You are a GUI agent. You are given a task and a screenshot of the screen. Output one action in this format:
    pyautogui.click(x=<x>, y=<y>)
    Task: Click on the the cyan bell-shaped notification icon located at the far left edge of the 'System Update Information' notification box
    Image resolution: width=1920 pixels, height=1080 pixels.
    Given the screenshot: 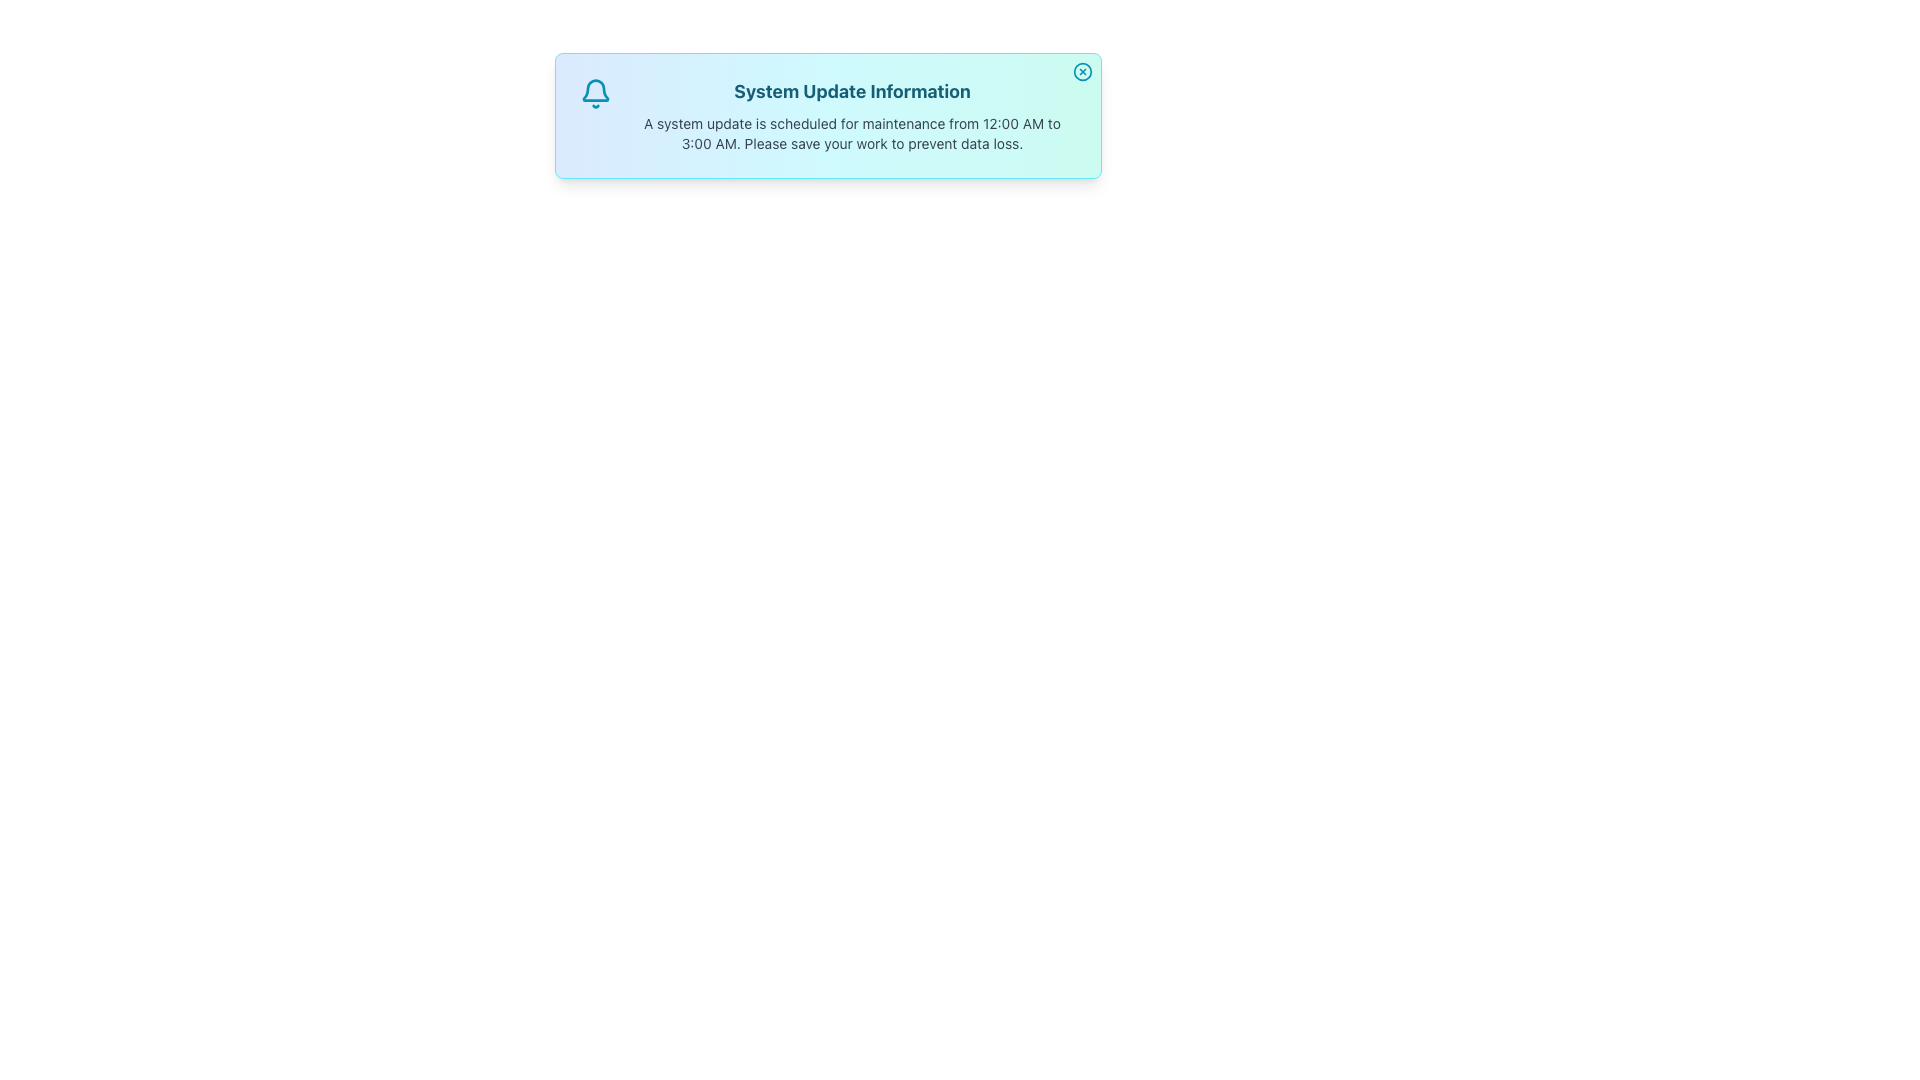 What is the action you would take?
    pyautogui.click(x=594, y=93)
    